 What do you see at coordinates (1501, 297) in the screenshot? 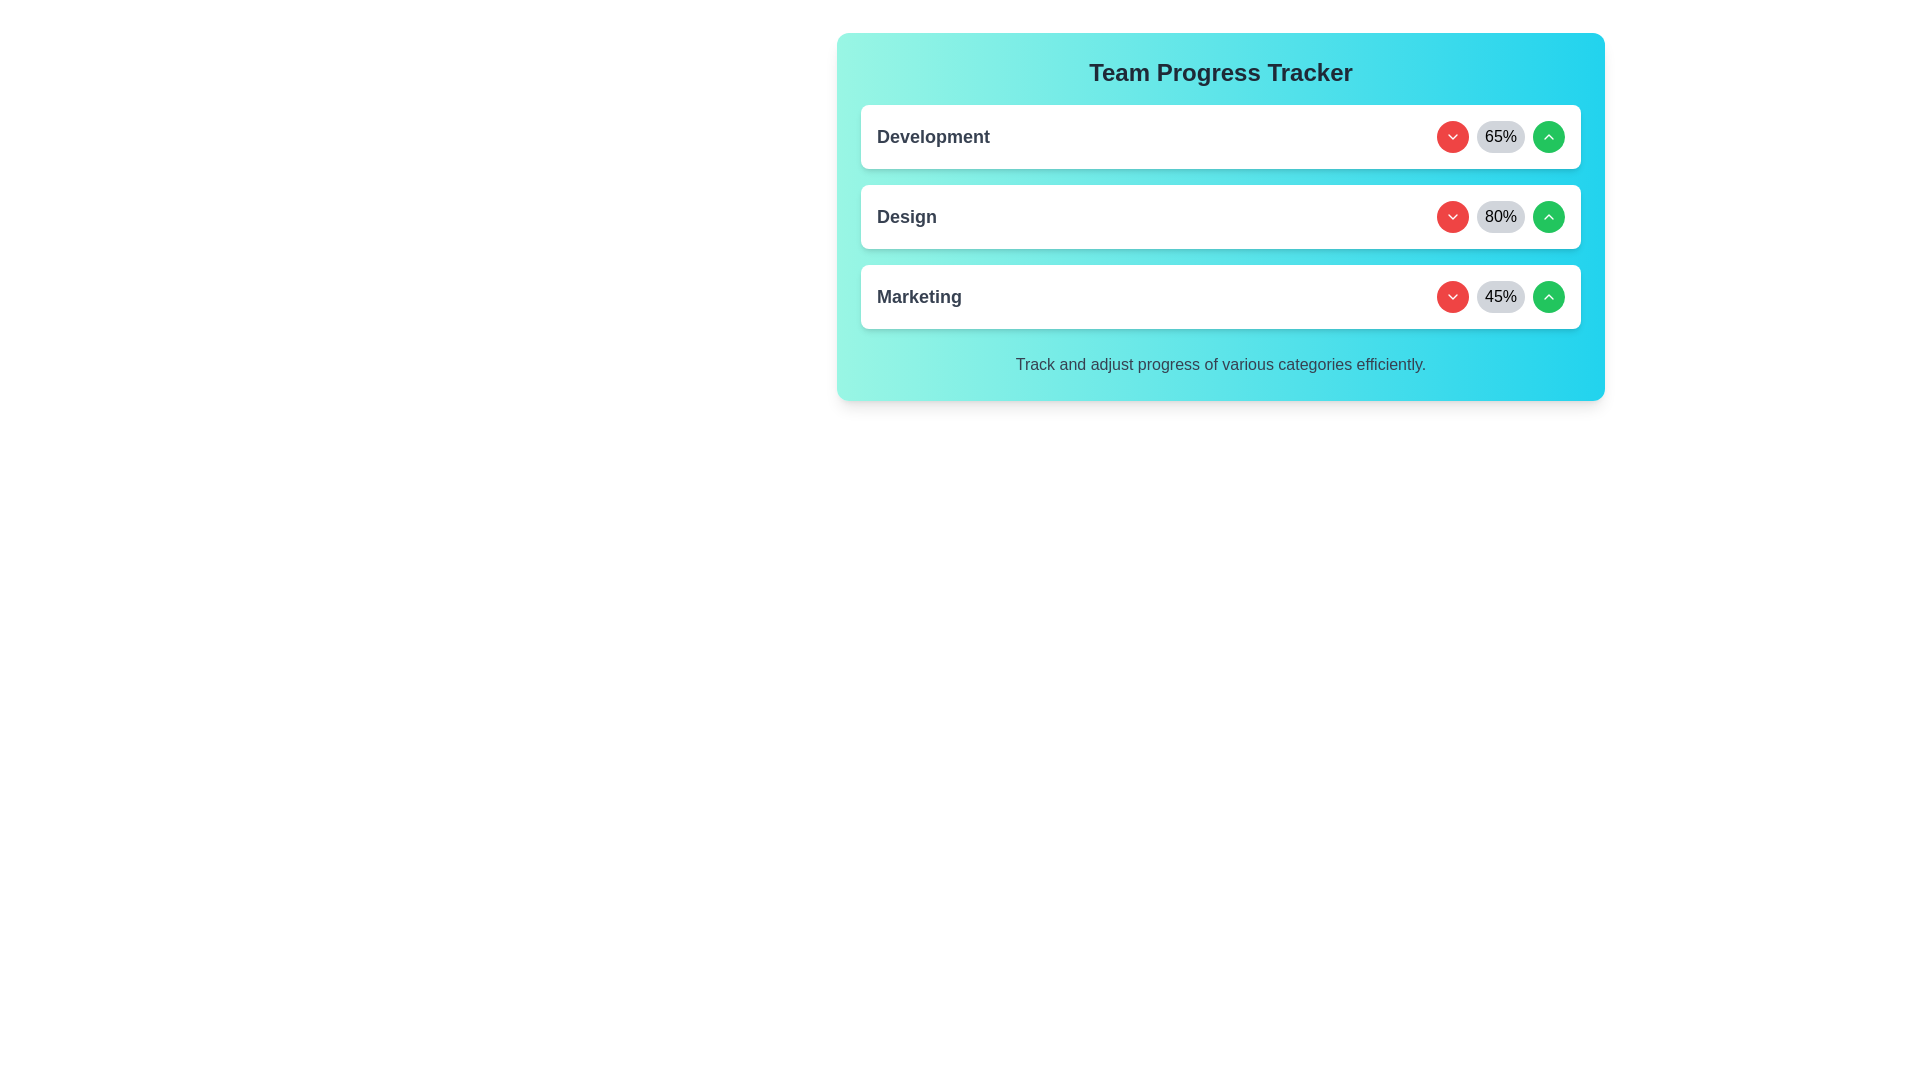
I see `the static text display that shows the percentage value of completion in the third row of the 'Marketing' section, located between a red circular button and a green circular button` at bounding box center [1501, 297].